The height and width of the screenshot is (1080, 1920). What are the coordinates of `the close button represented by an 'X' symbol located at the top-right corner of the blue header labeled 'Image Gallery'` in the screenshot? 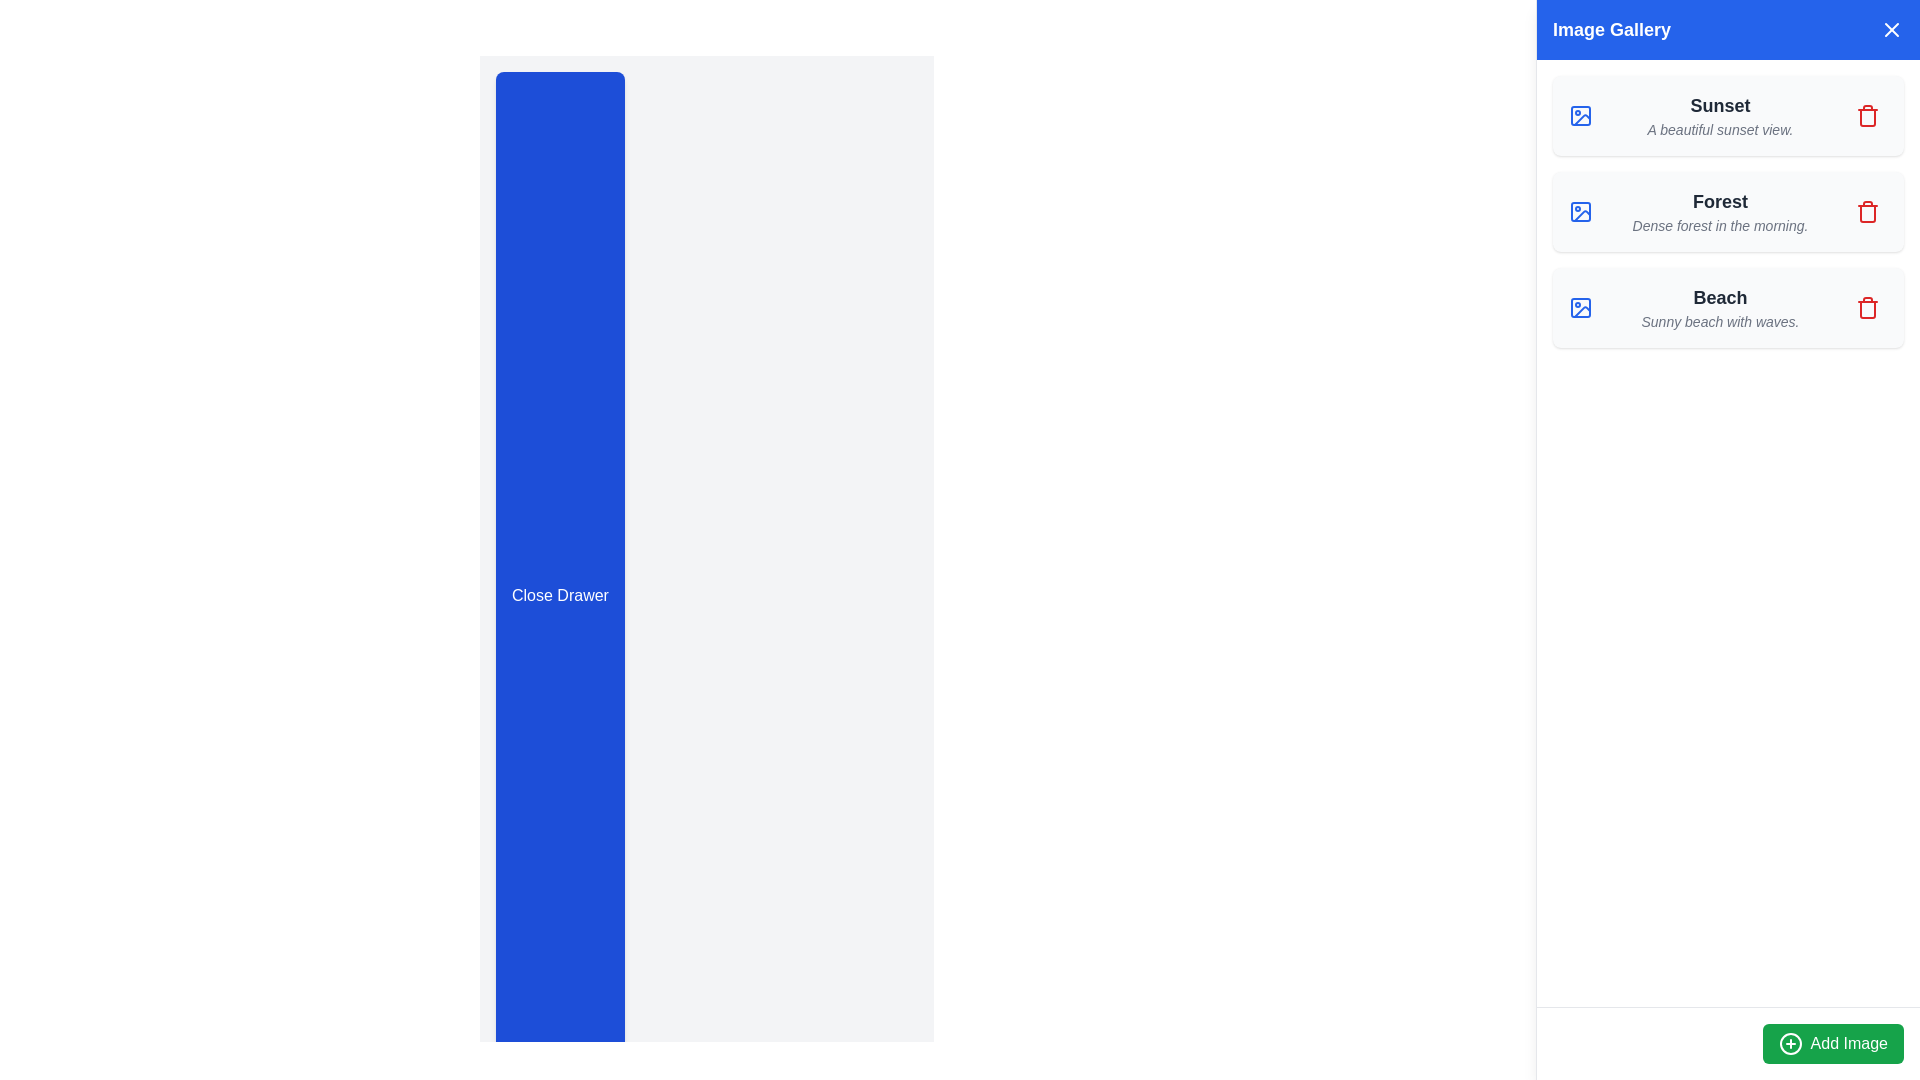 It's located at (1890, 30).